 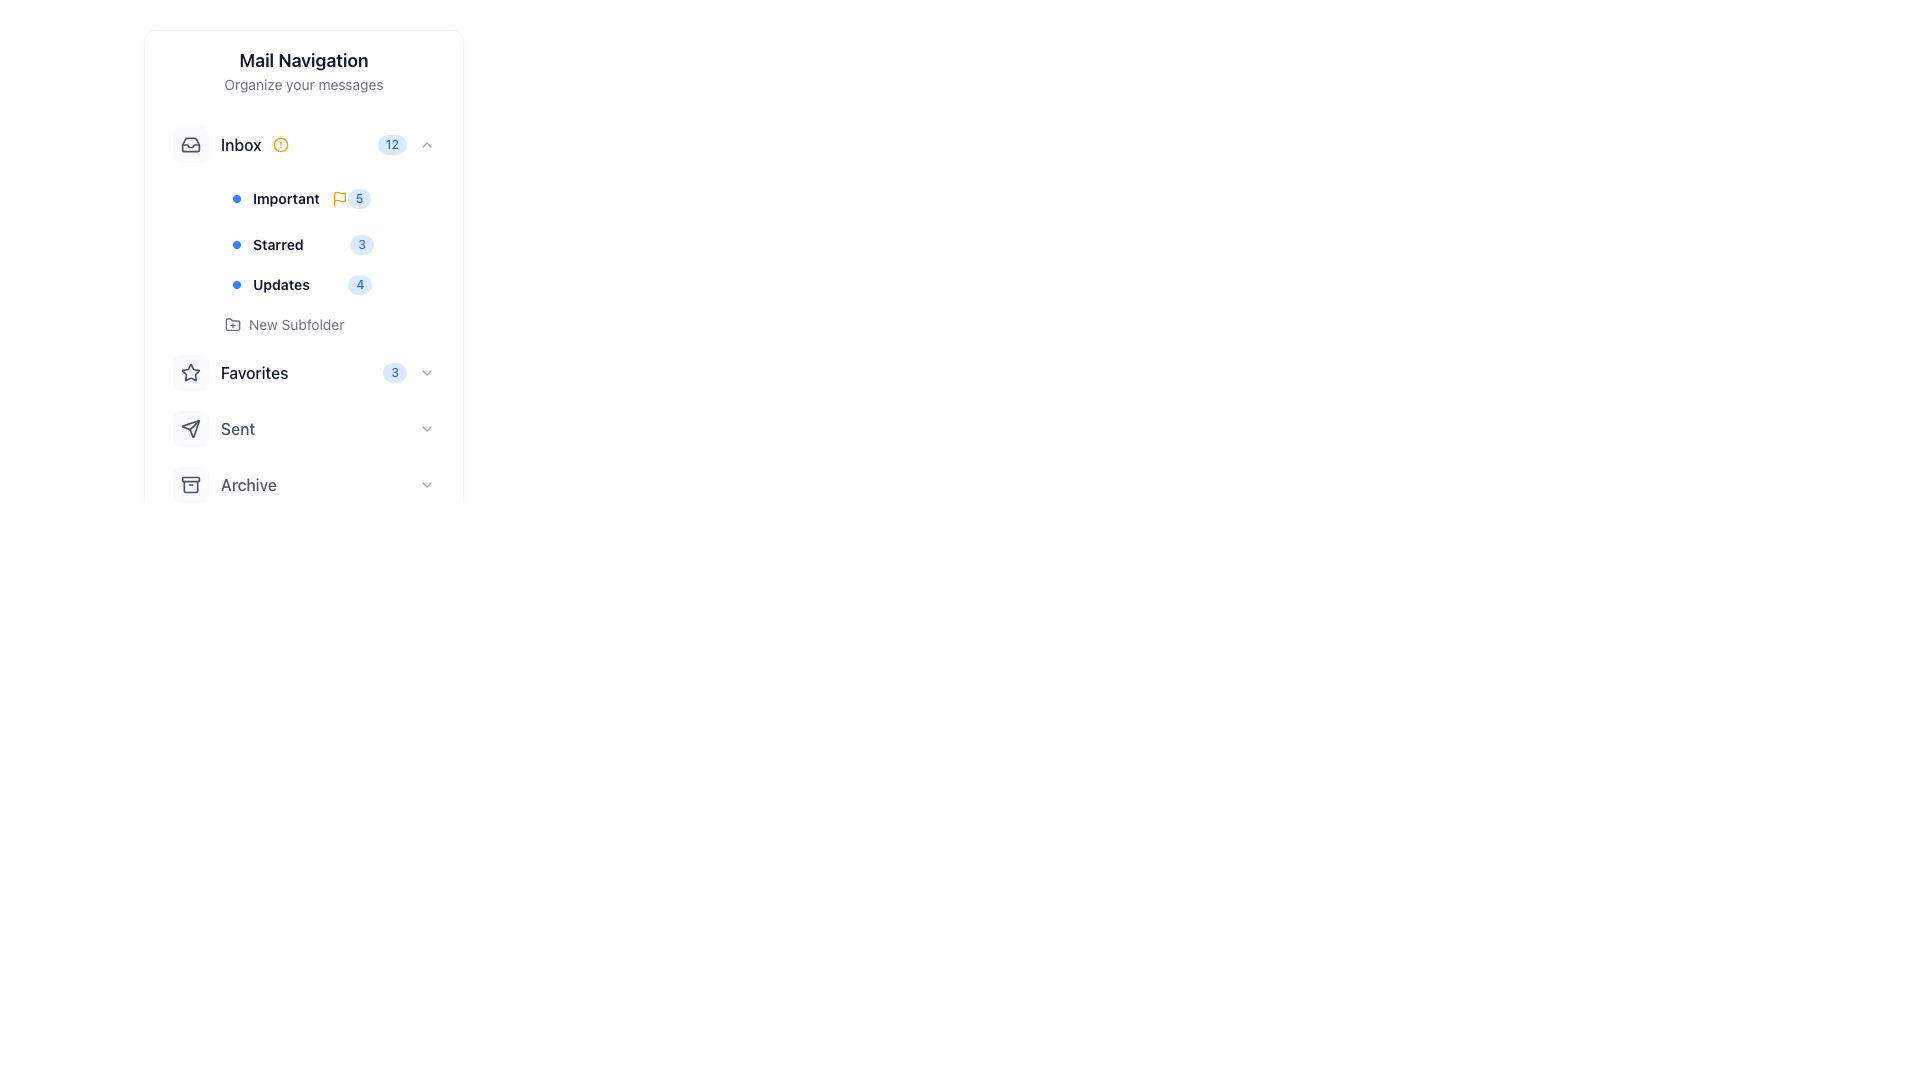 What do you see at coordinates (327, 323) in the screenshot?
I see `the 'New Subfolder' button located in the 'Inbox' section of the navigation sidebar menu` at bounding box center [327, 323].